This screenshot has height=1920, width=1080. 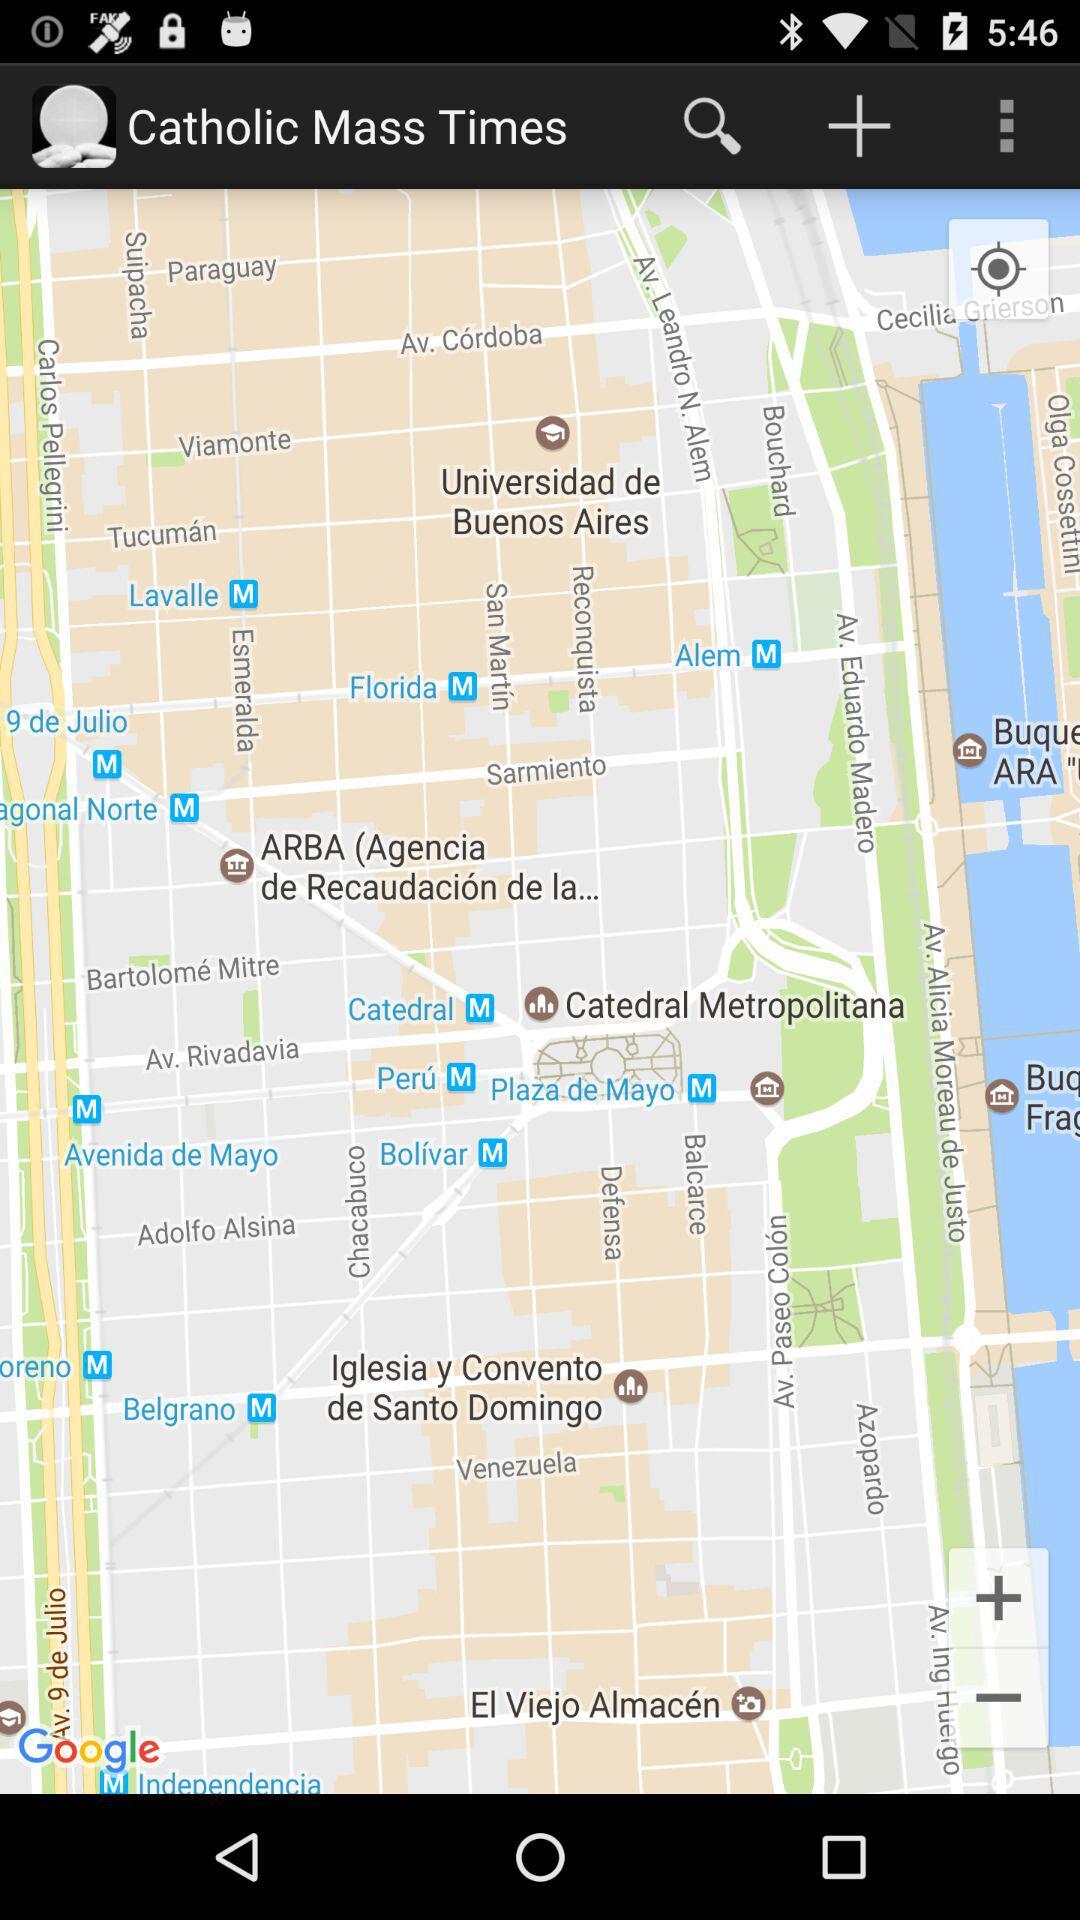 What do you see at coordinates (711, 124) in the screenshot?
I see `the item at the top` at bounding box center [711, 124].